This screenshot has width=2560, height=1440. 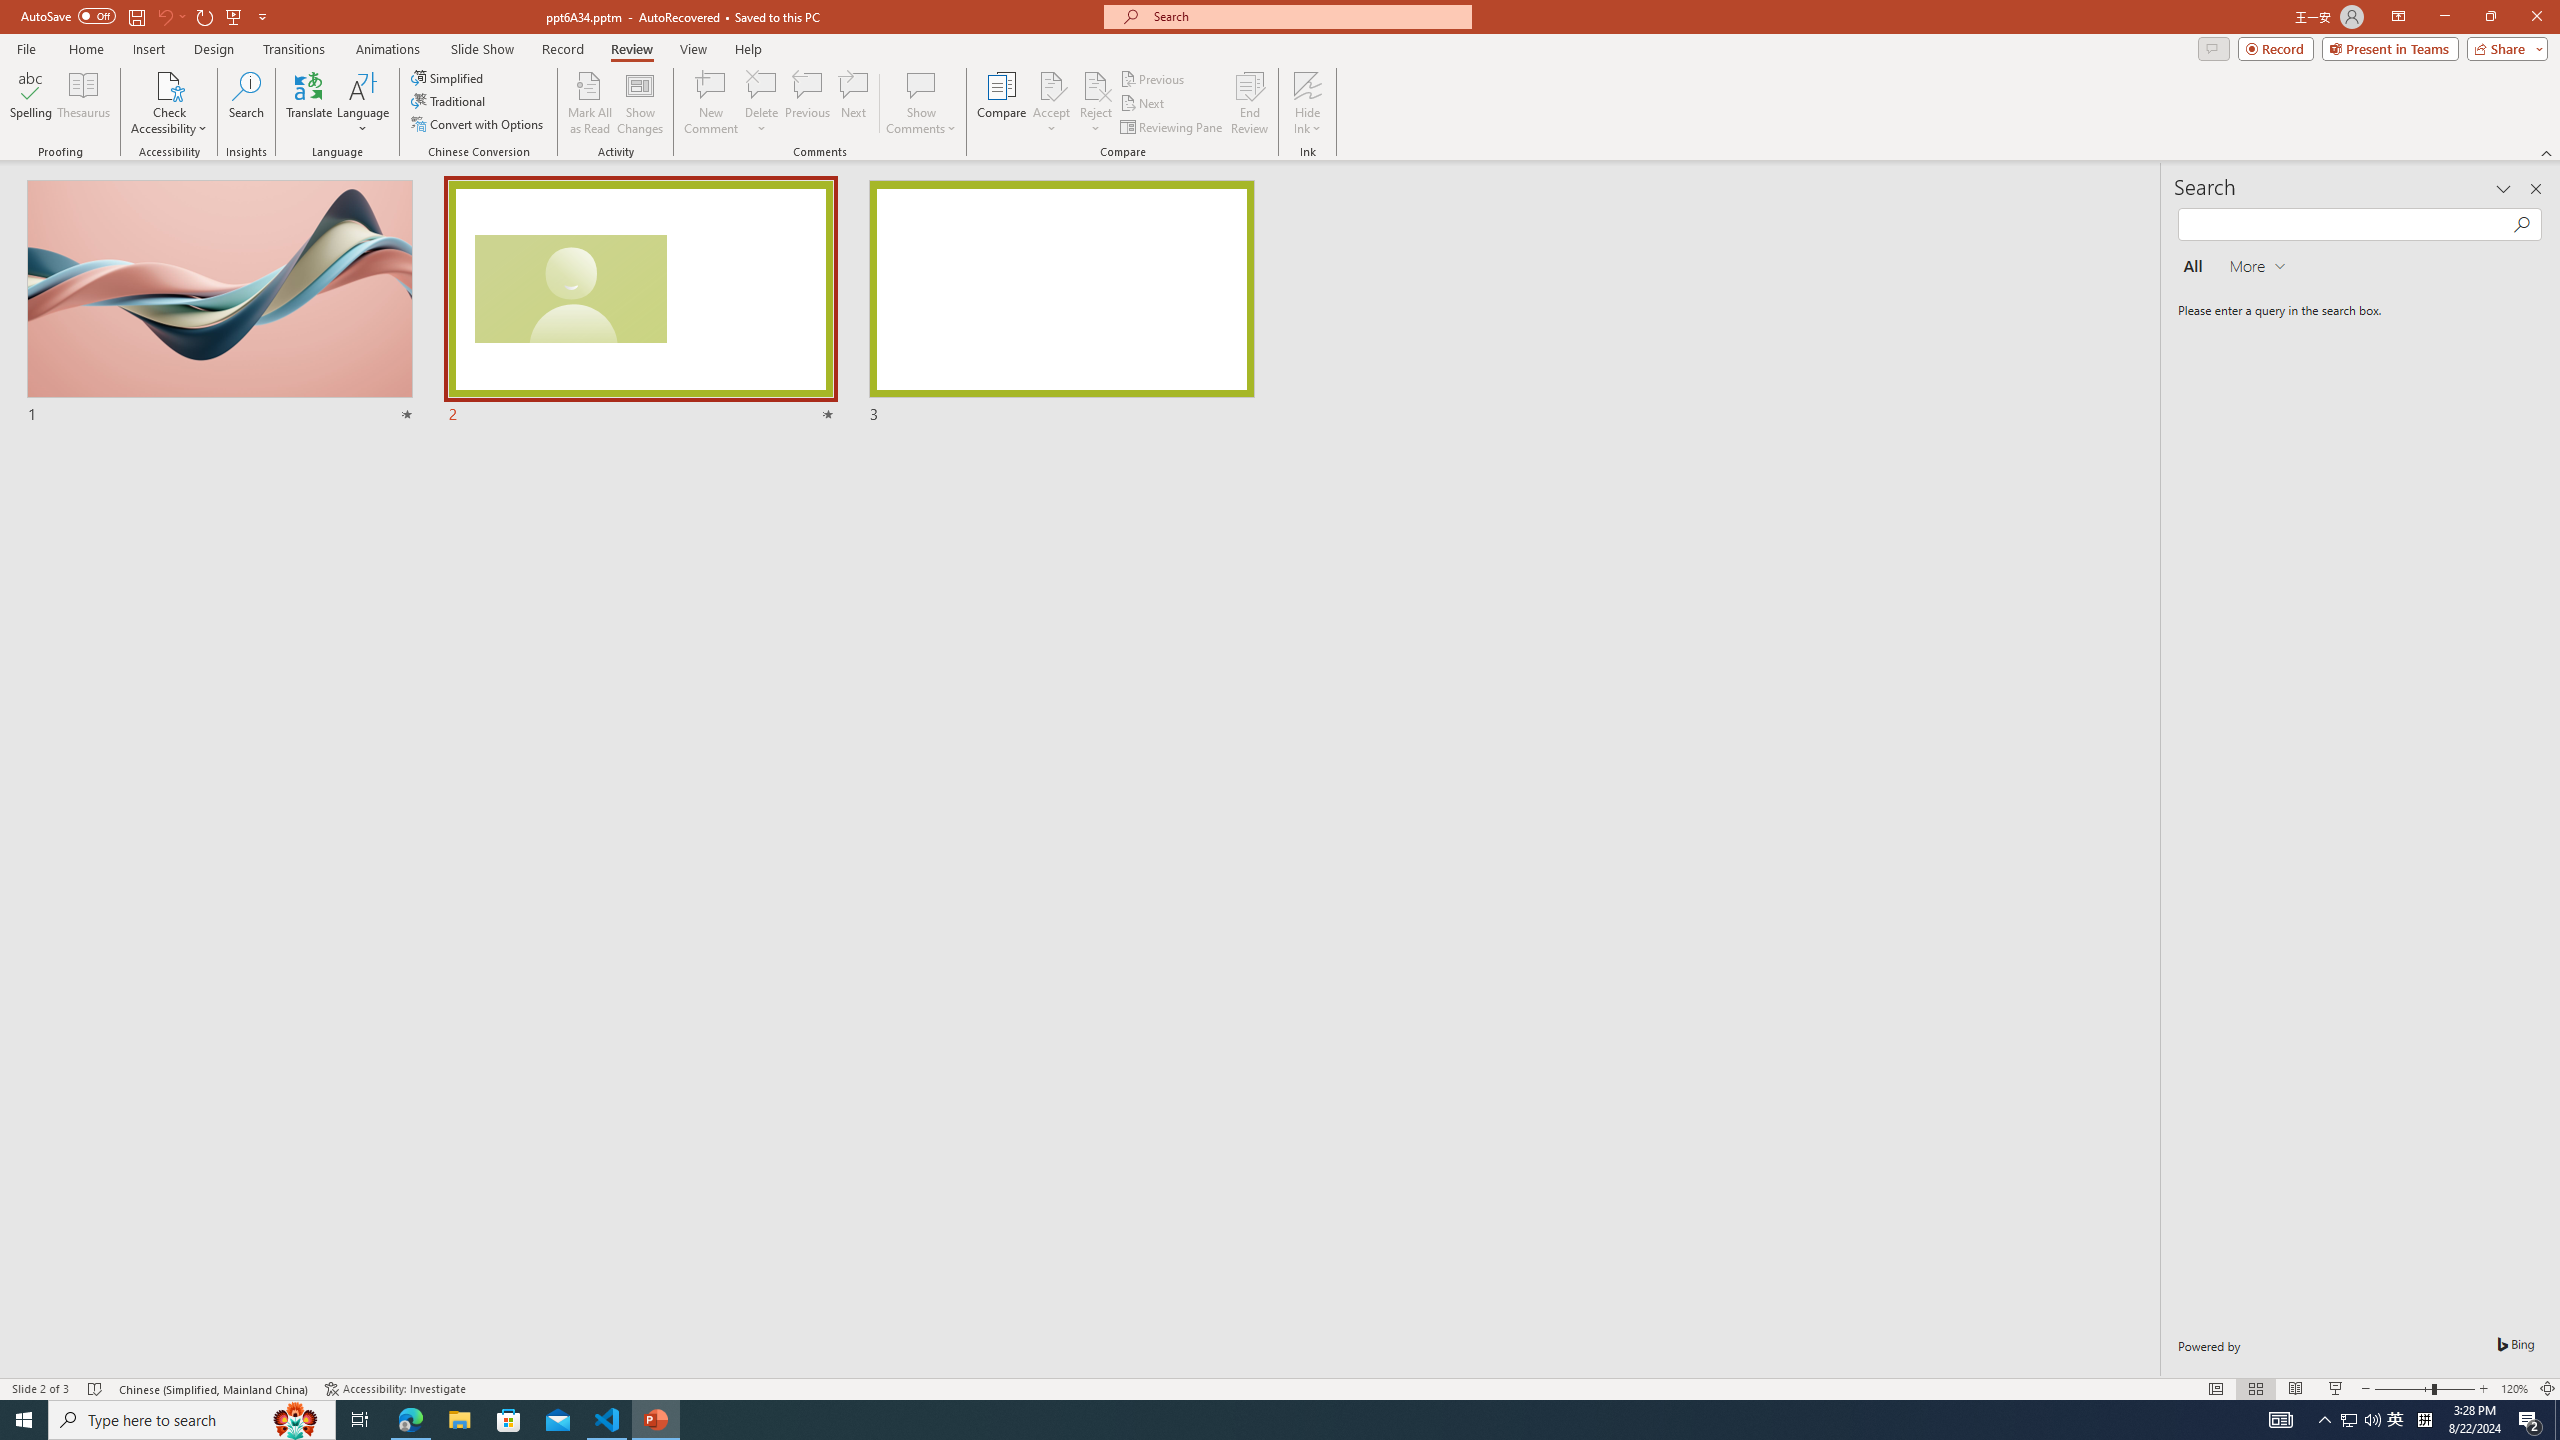 What do you see at coordinates (1171, 127) in the screenshot?
I see `'Reviewing Pane'` at bounding box center [1171, 127].